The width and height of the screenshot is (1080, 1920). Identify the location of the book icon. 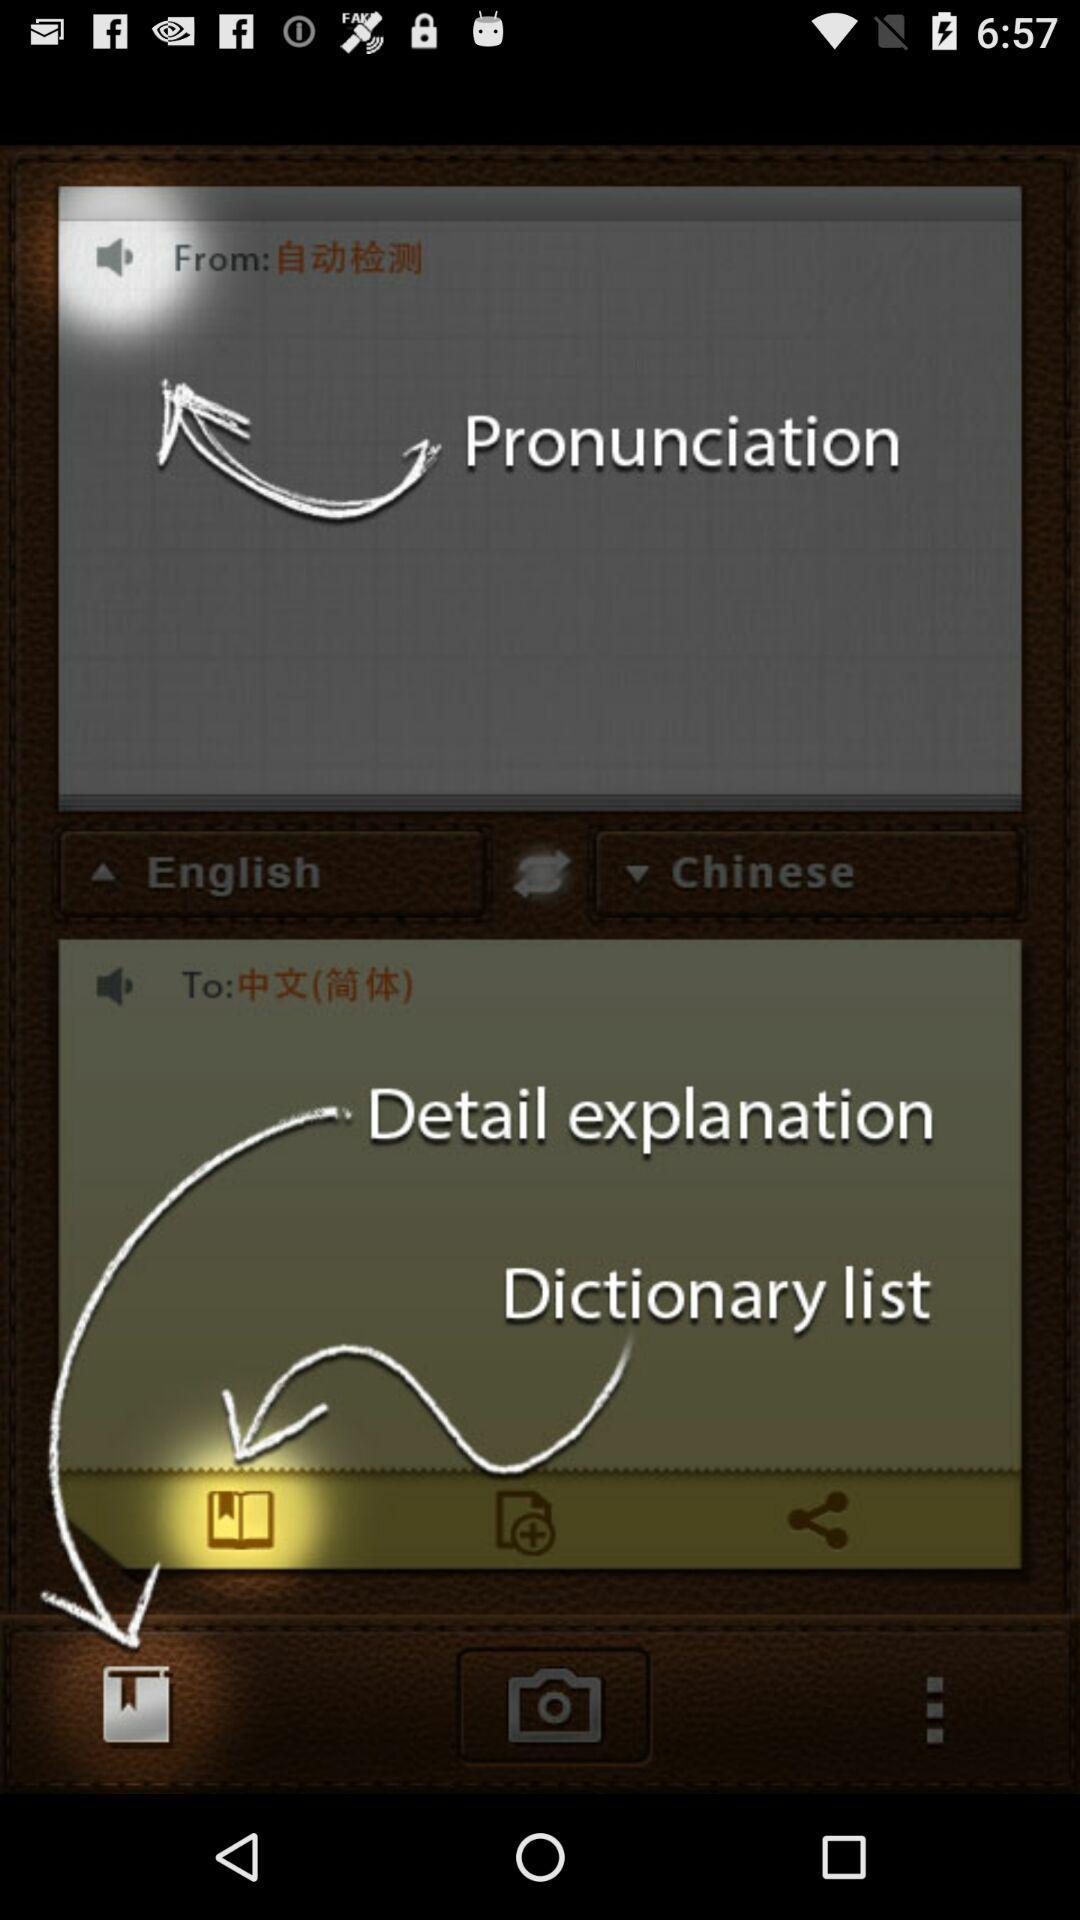
(133, 1848).